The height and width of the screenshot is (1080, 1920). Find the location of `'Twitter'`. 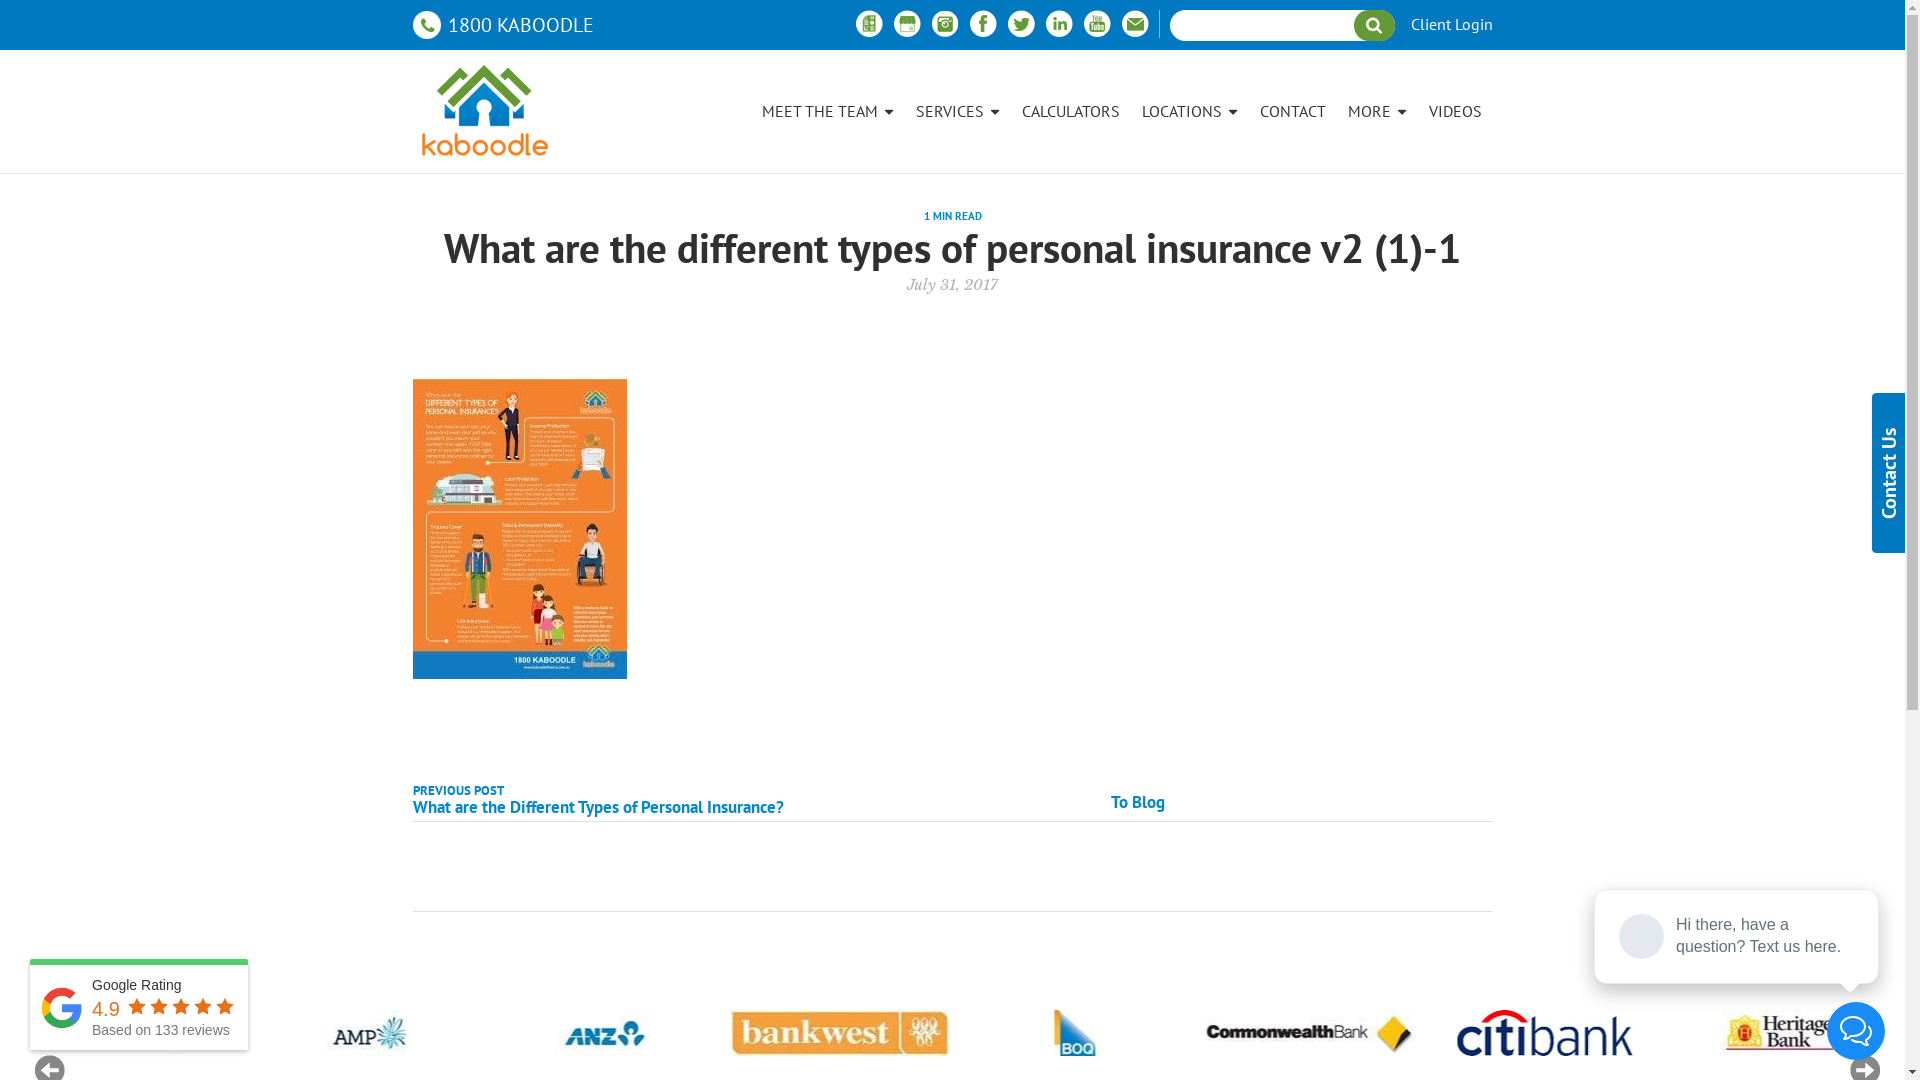

'Twitter' is located at coordinates (1019, 23).